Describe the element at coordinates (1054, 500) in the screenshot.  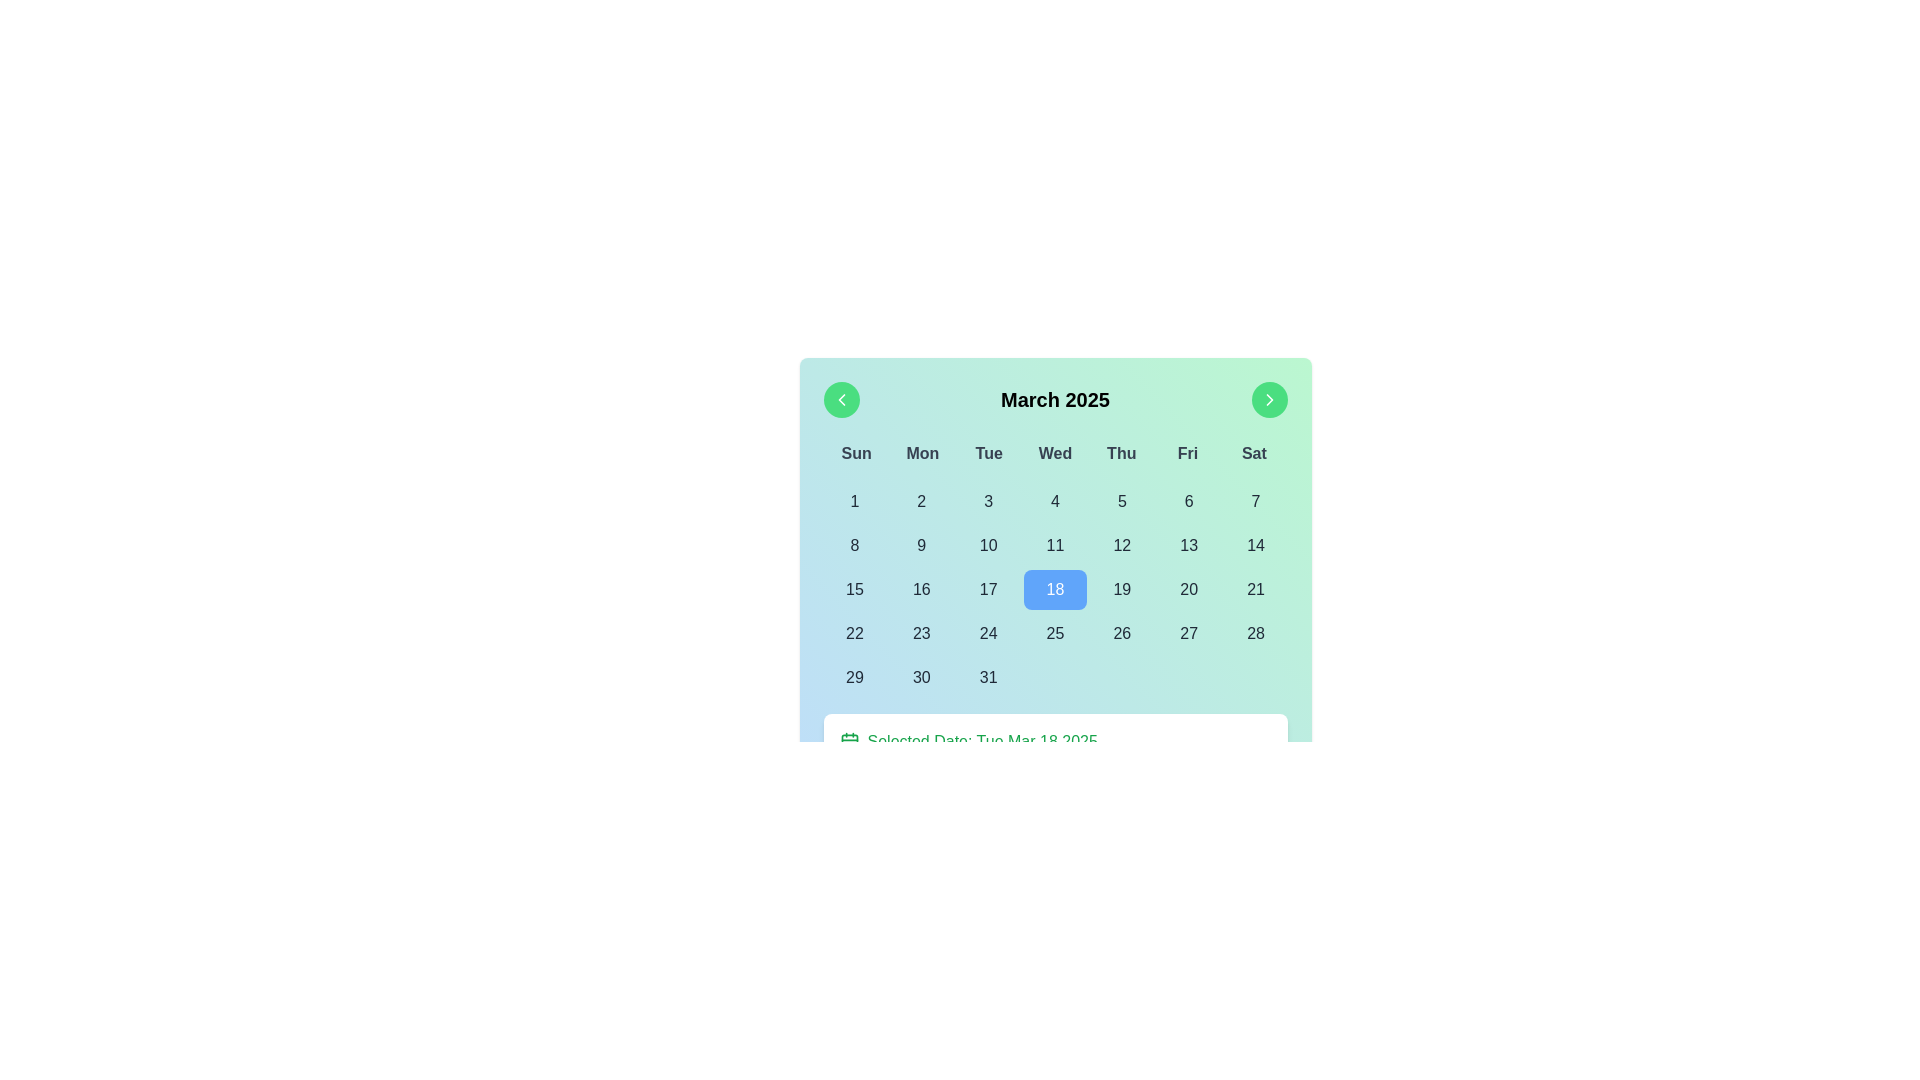
I see `the date cell button representing 'Wednesday, March 4th, 2025' in the calendar grid` at that location.